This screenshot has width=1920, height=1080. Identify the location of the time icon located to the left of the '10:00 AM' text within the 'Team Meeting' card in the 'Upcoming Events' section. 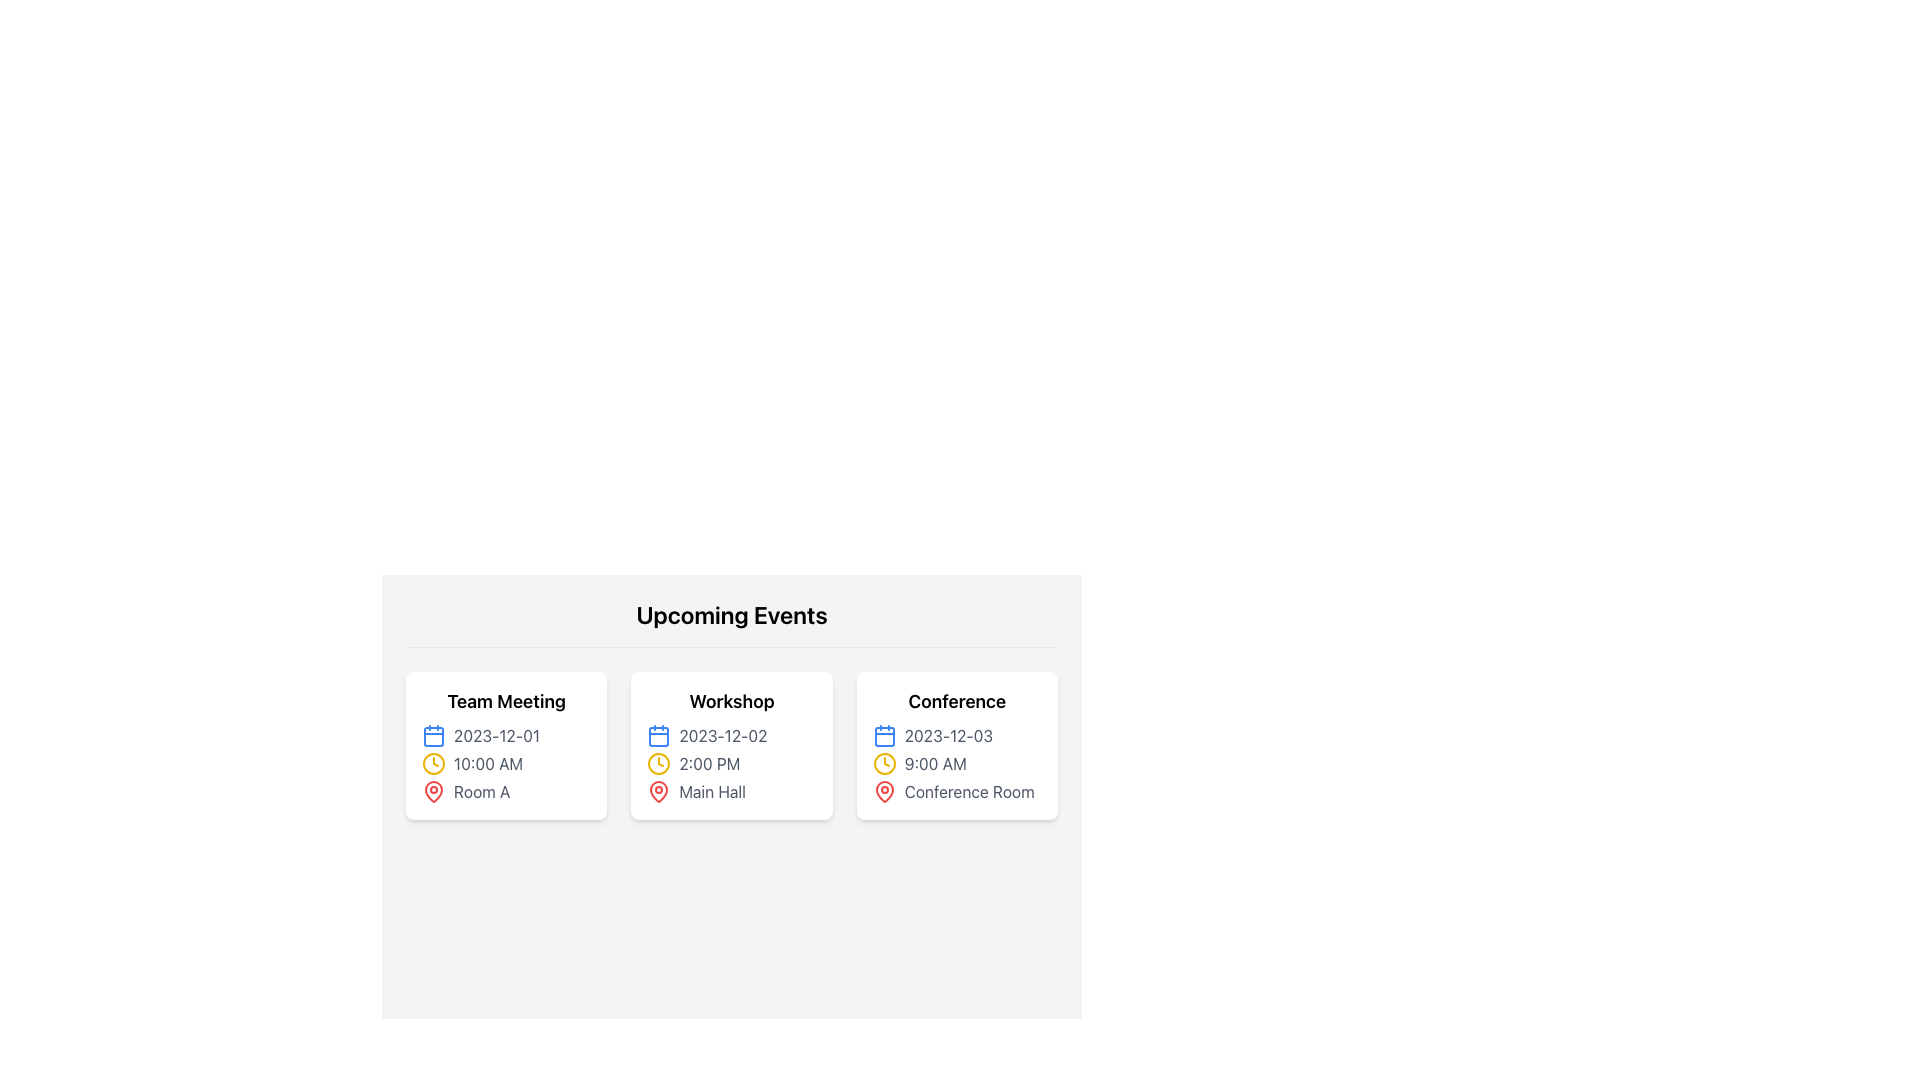
(432, 763).